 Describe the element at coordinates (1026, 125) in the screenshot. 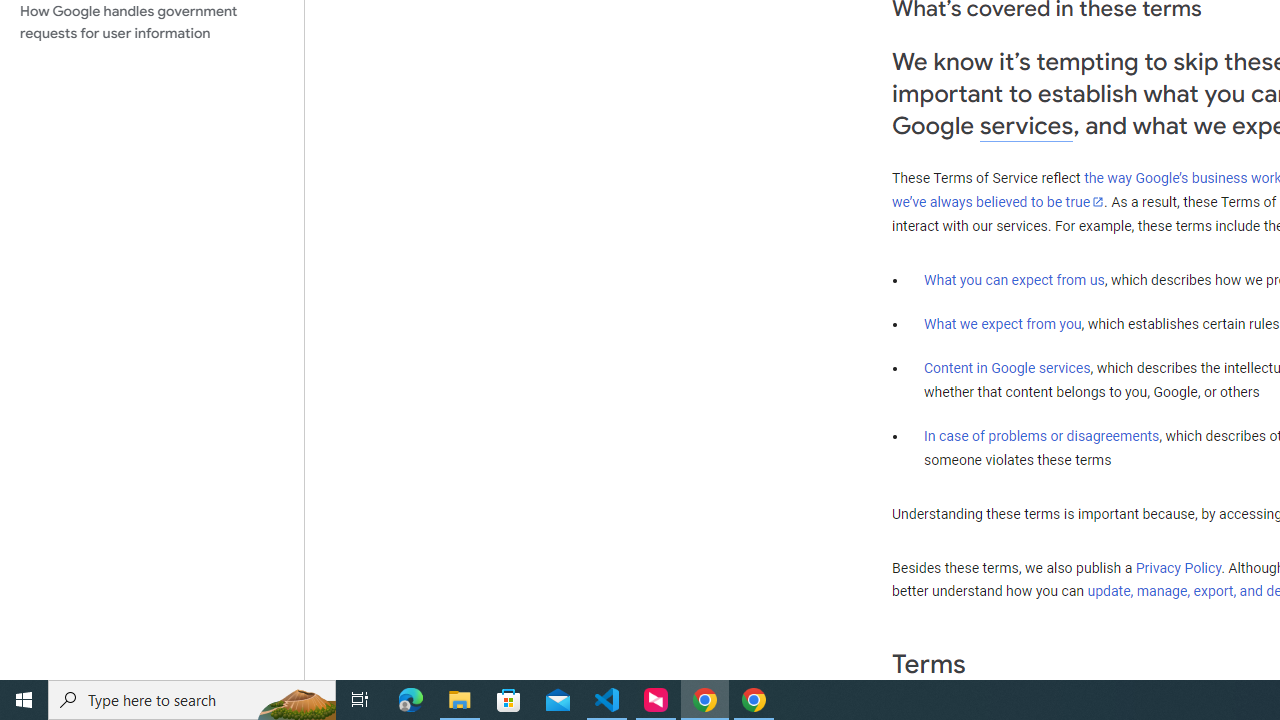

I see `'services'` at that location.